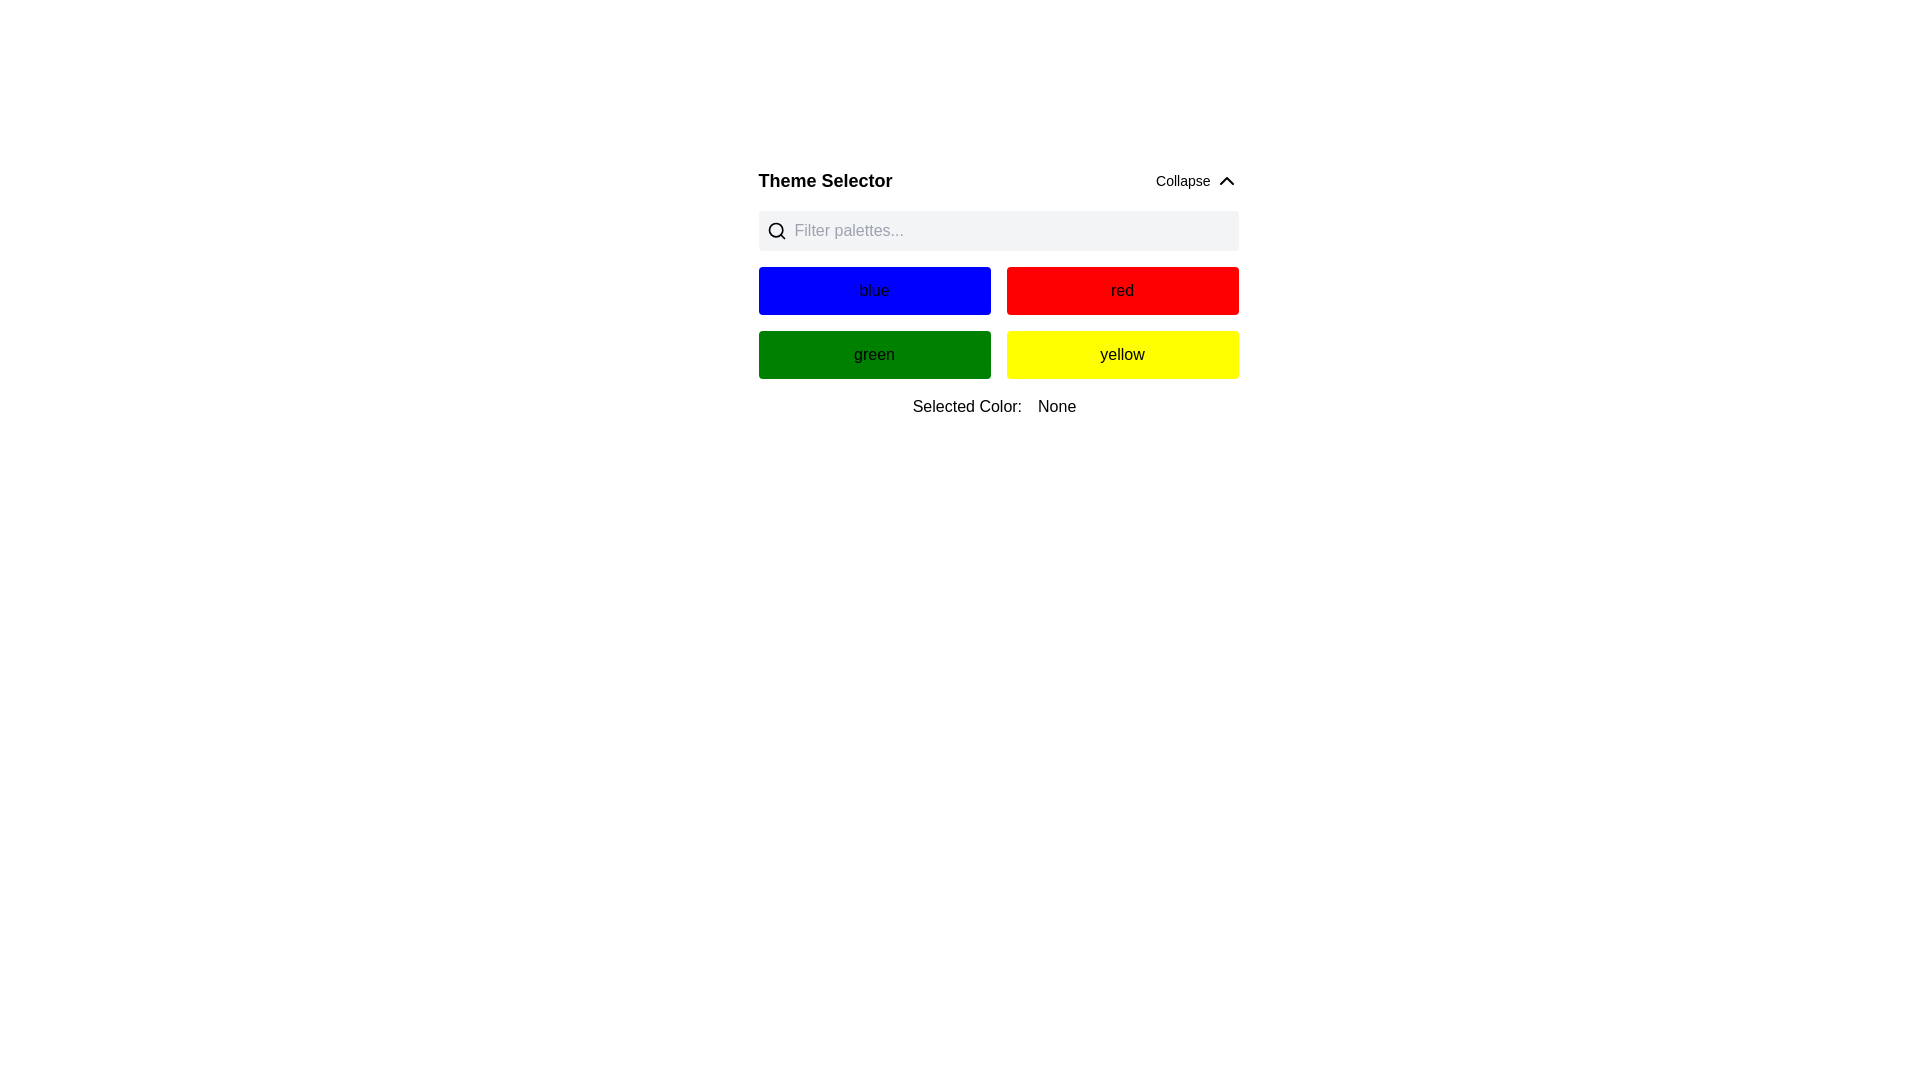 Image resolution: width=1920 pixels, height=1080 pixels. I want to click on the toggler button in the top-right corner of the 'Theme Selector' section, so click(1197, 181).